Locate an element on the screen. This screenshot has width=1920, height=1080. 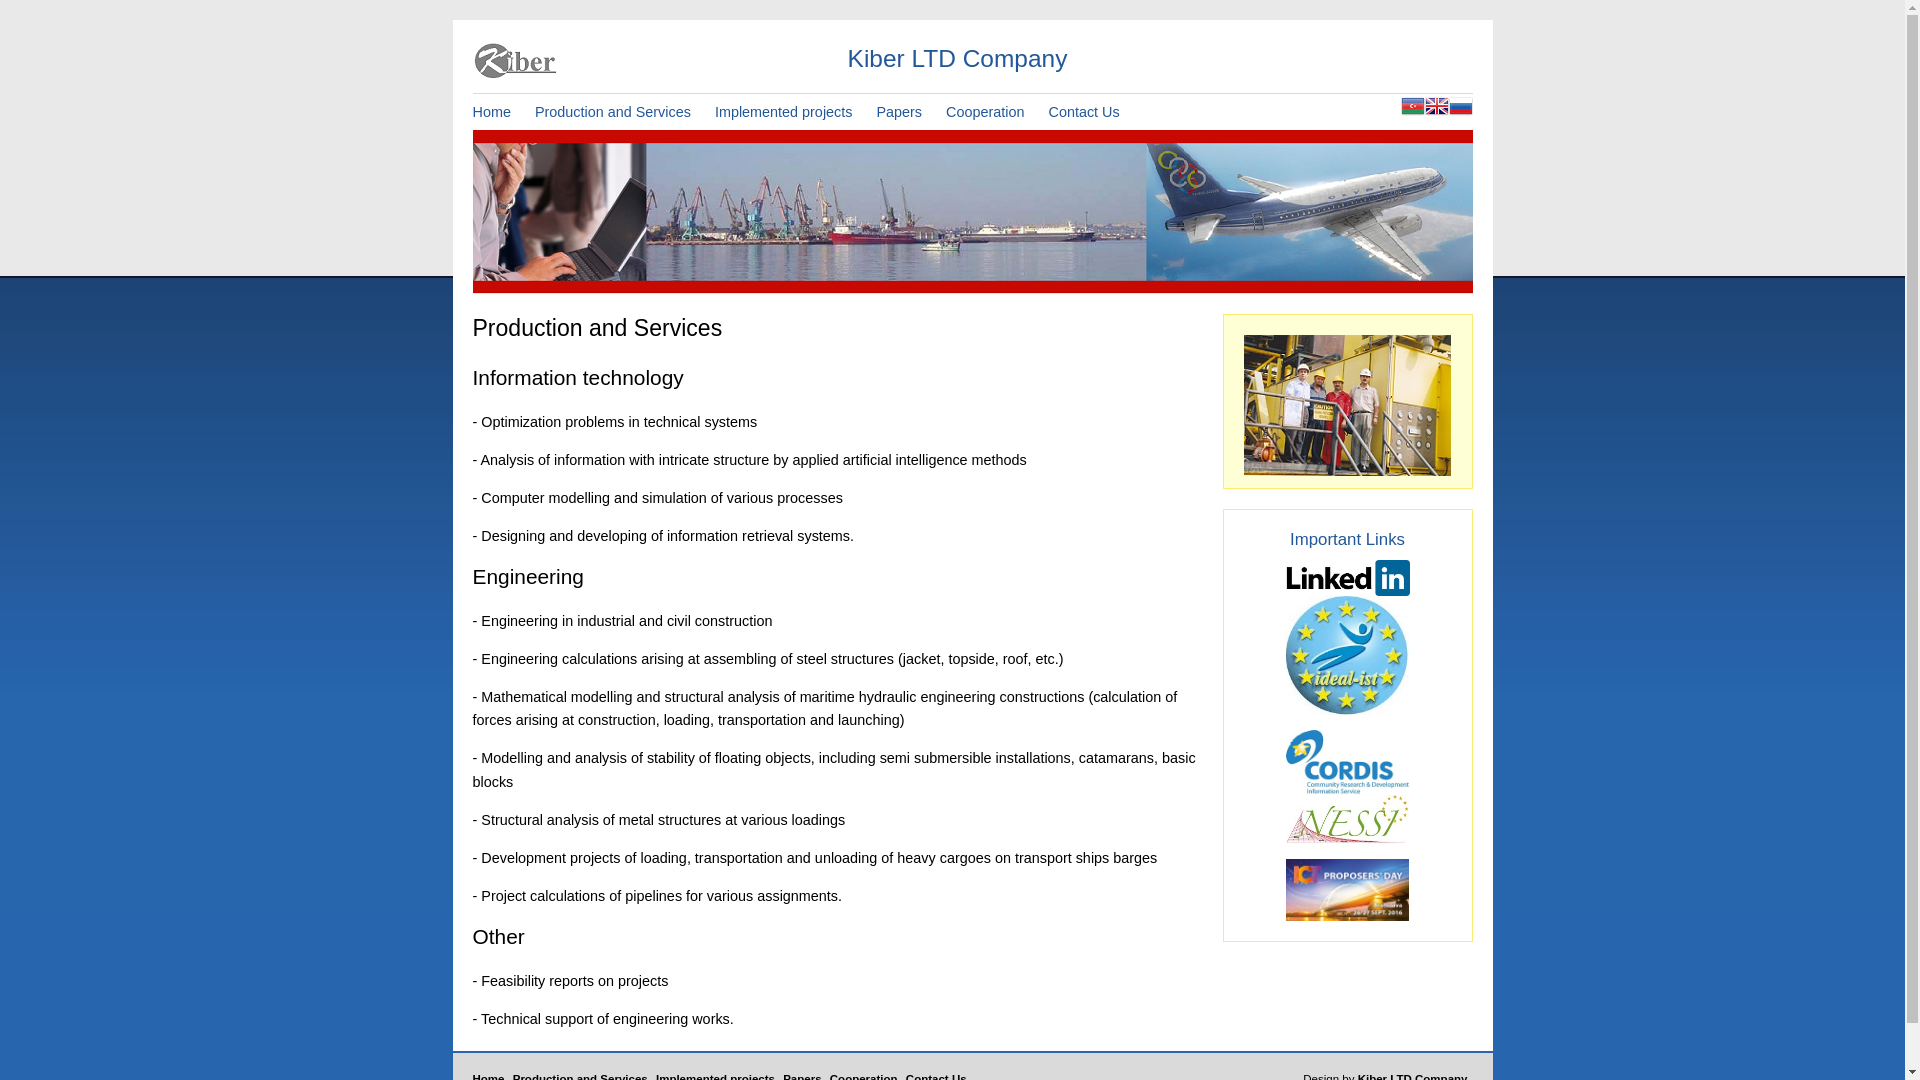
'Implemented projects' is located at coordinates (715, 111).